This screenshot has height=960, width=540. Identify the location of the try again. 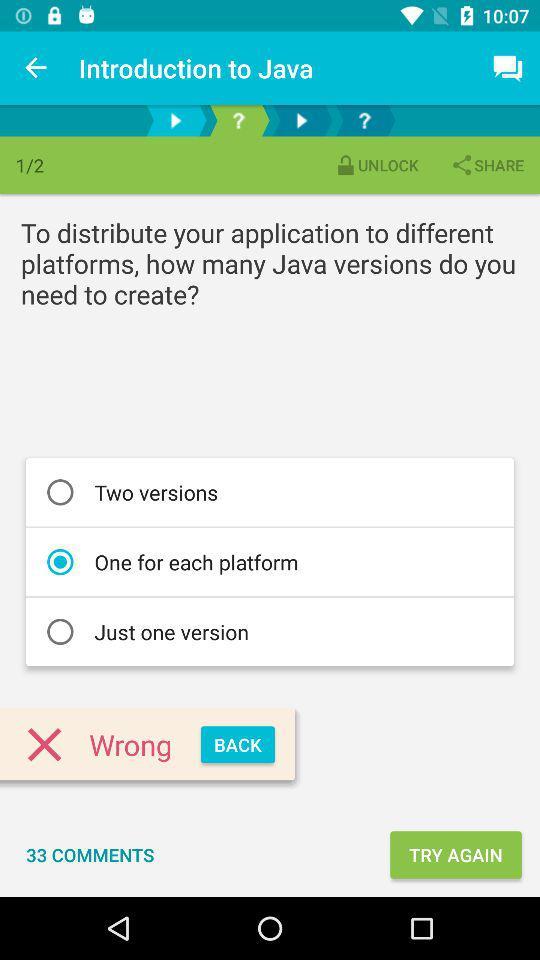
(455, 853).